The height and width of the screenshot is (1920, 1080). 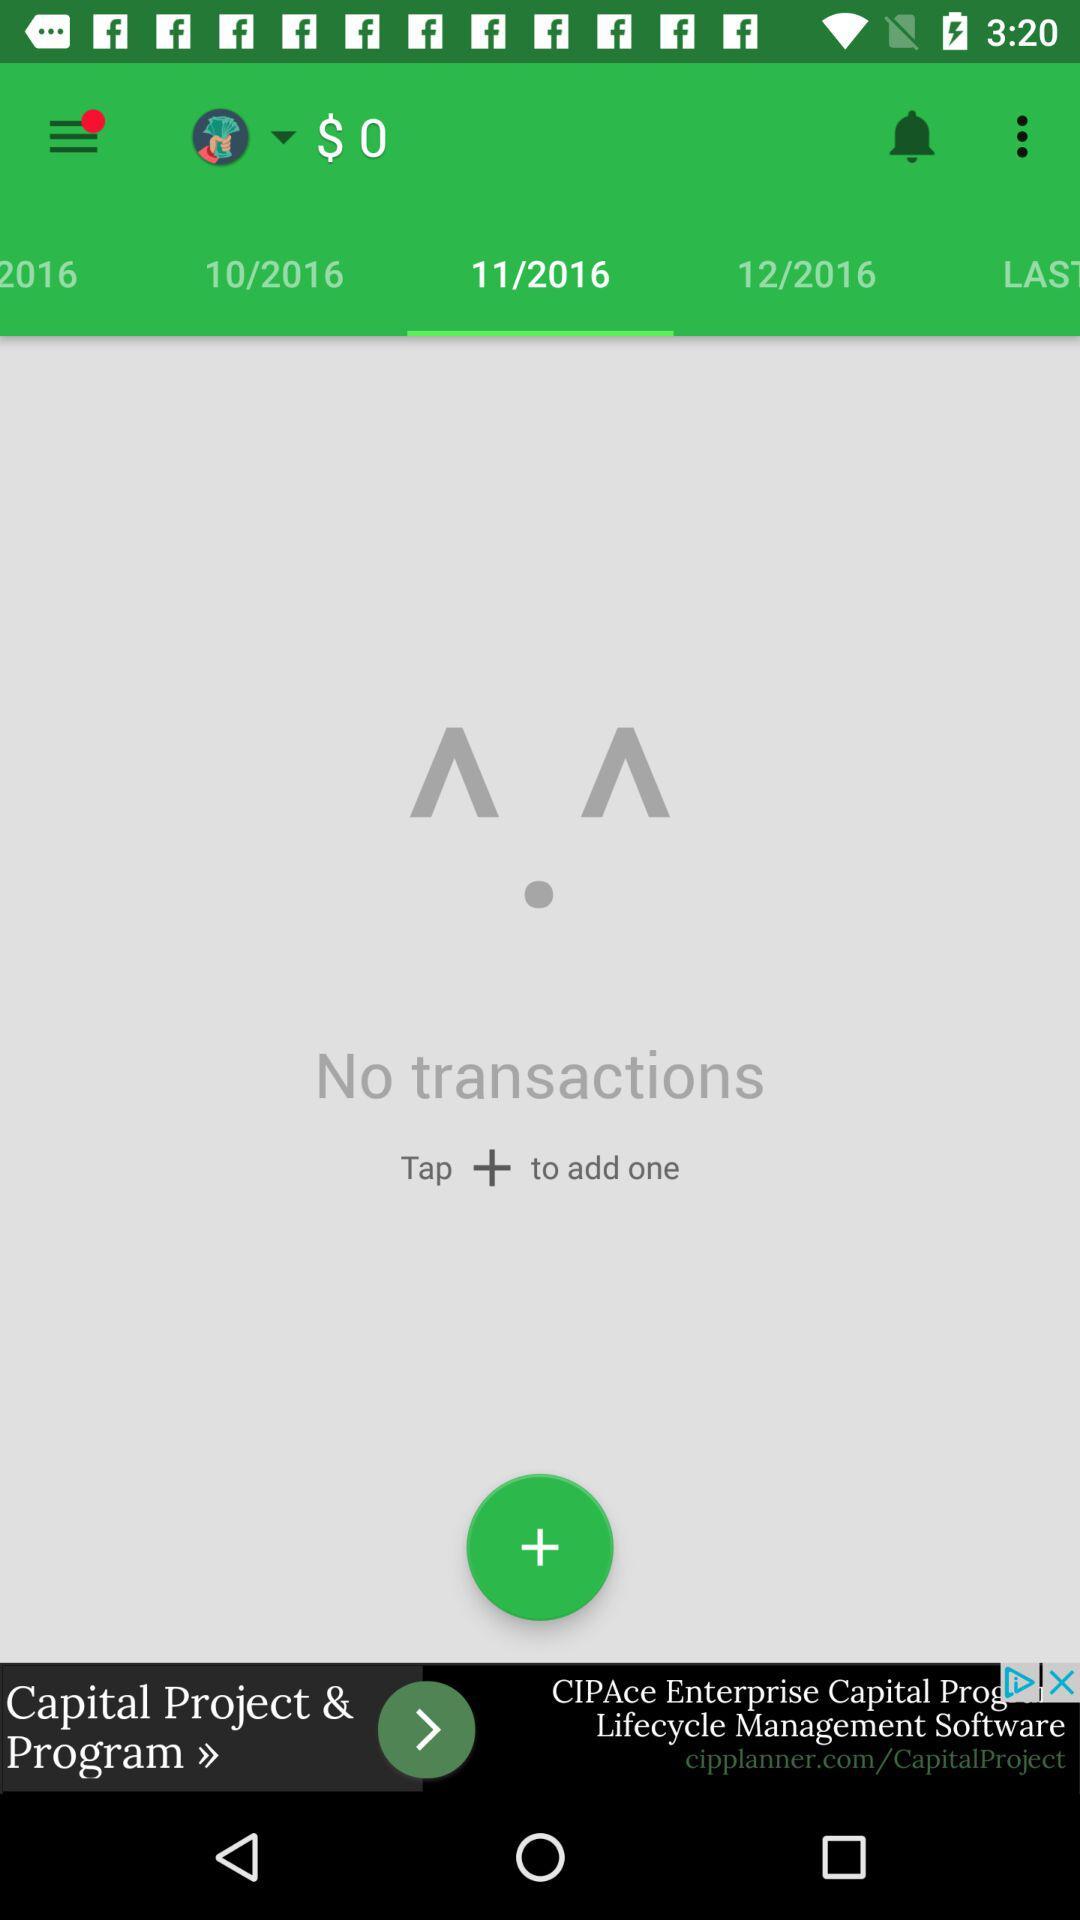 What do you see at coordinates (540, 1727) in the screenshot?
I see `advertisement display screen` at bounding box center [540, 1727].